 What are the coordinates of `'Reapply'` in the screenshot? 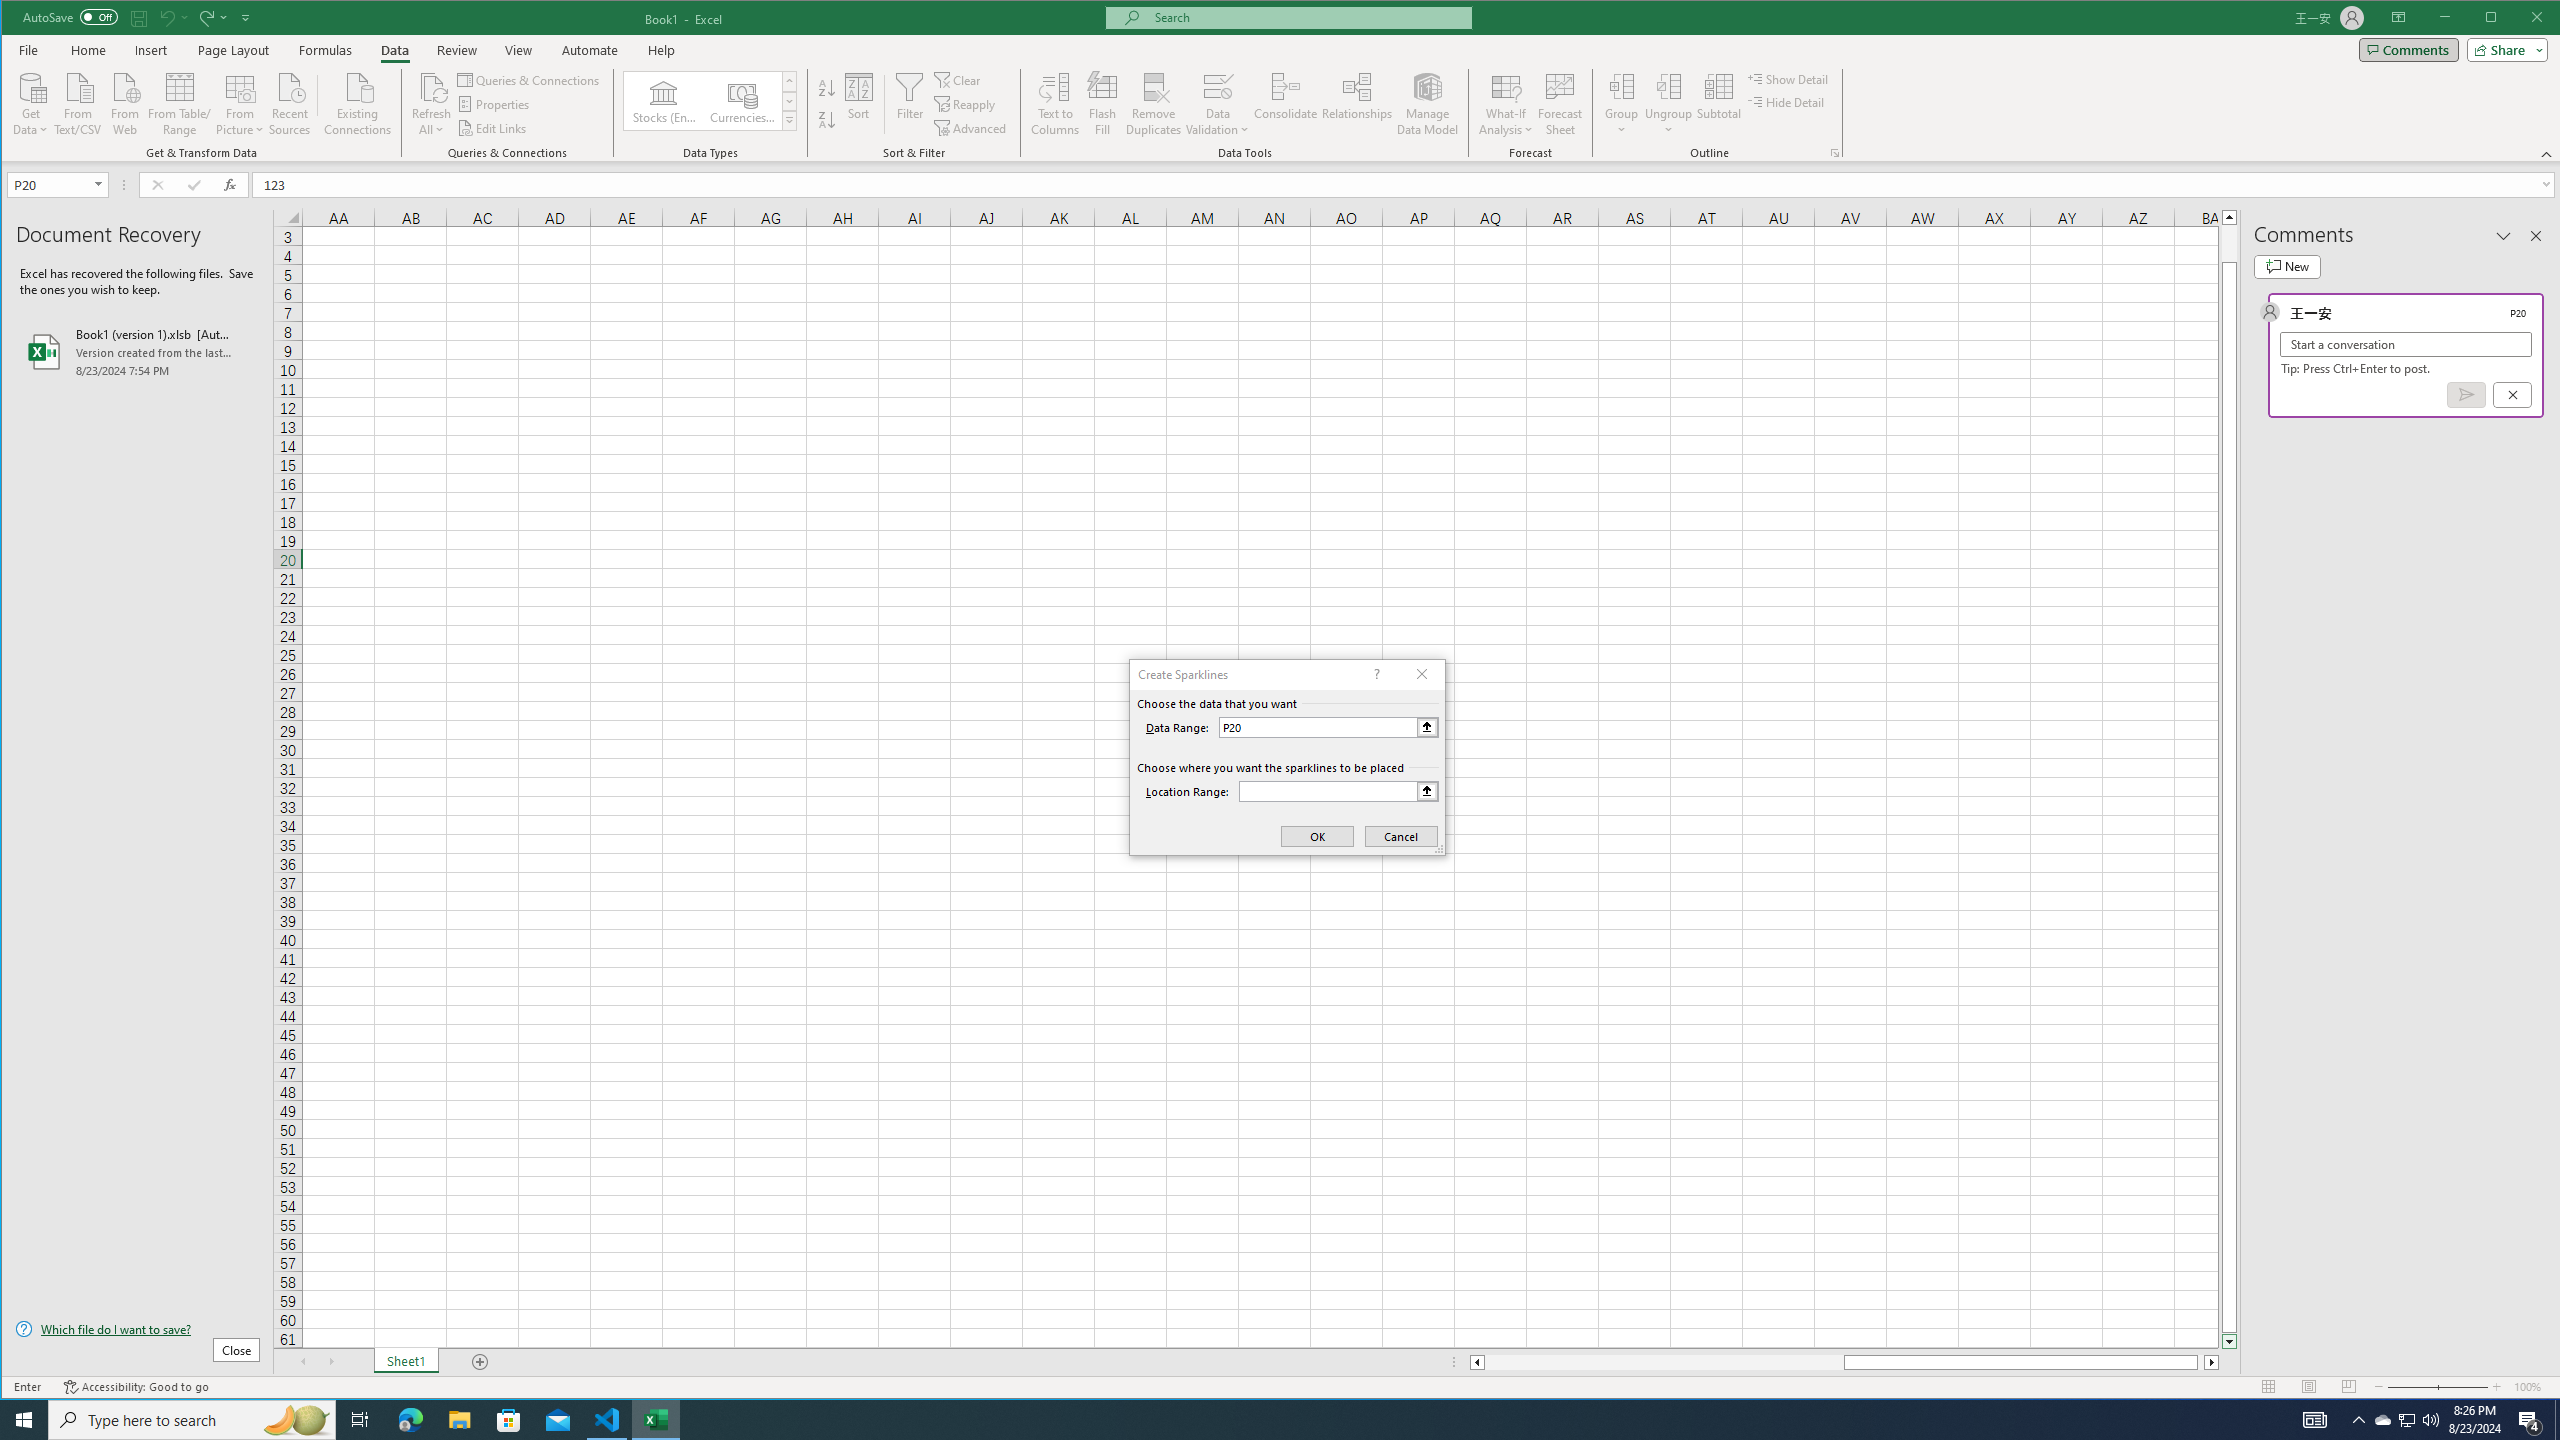 It's located at (966, 104).